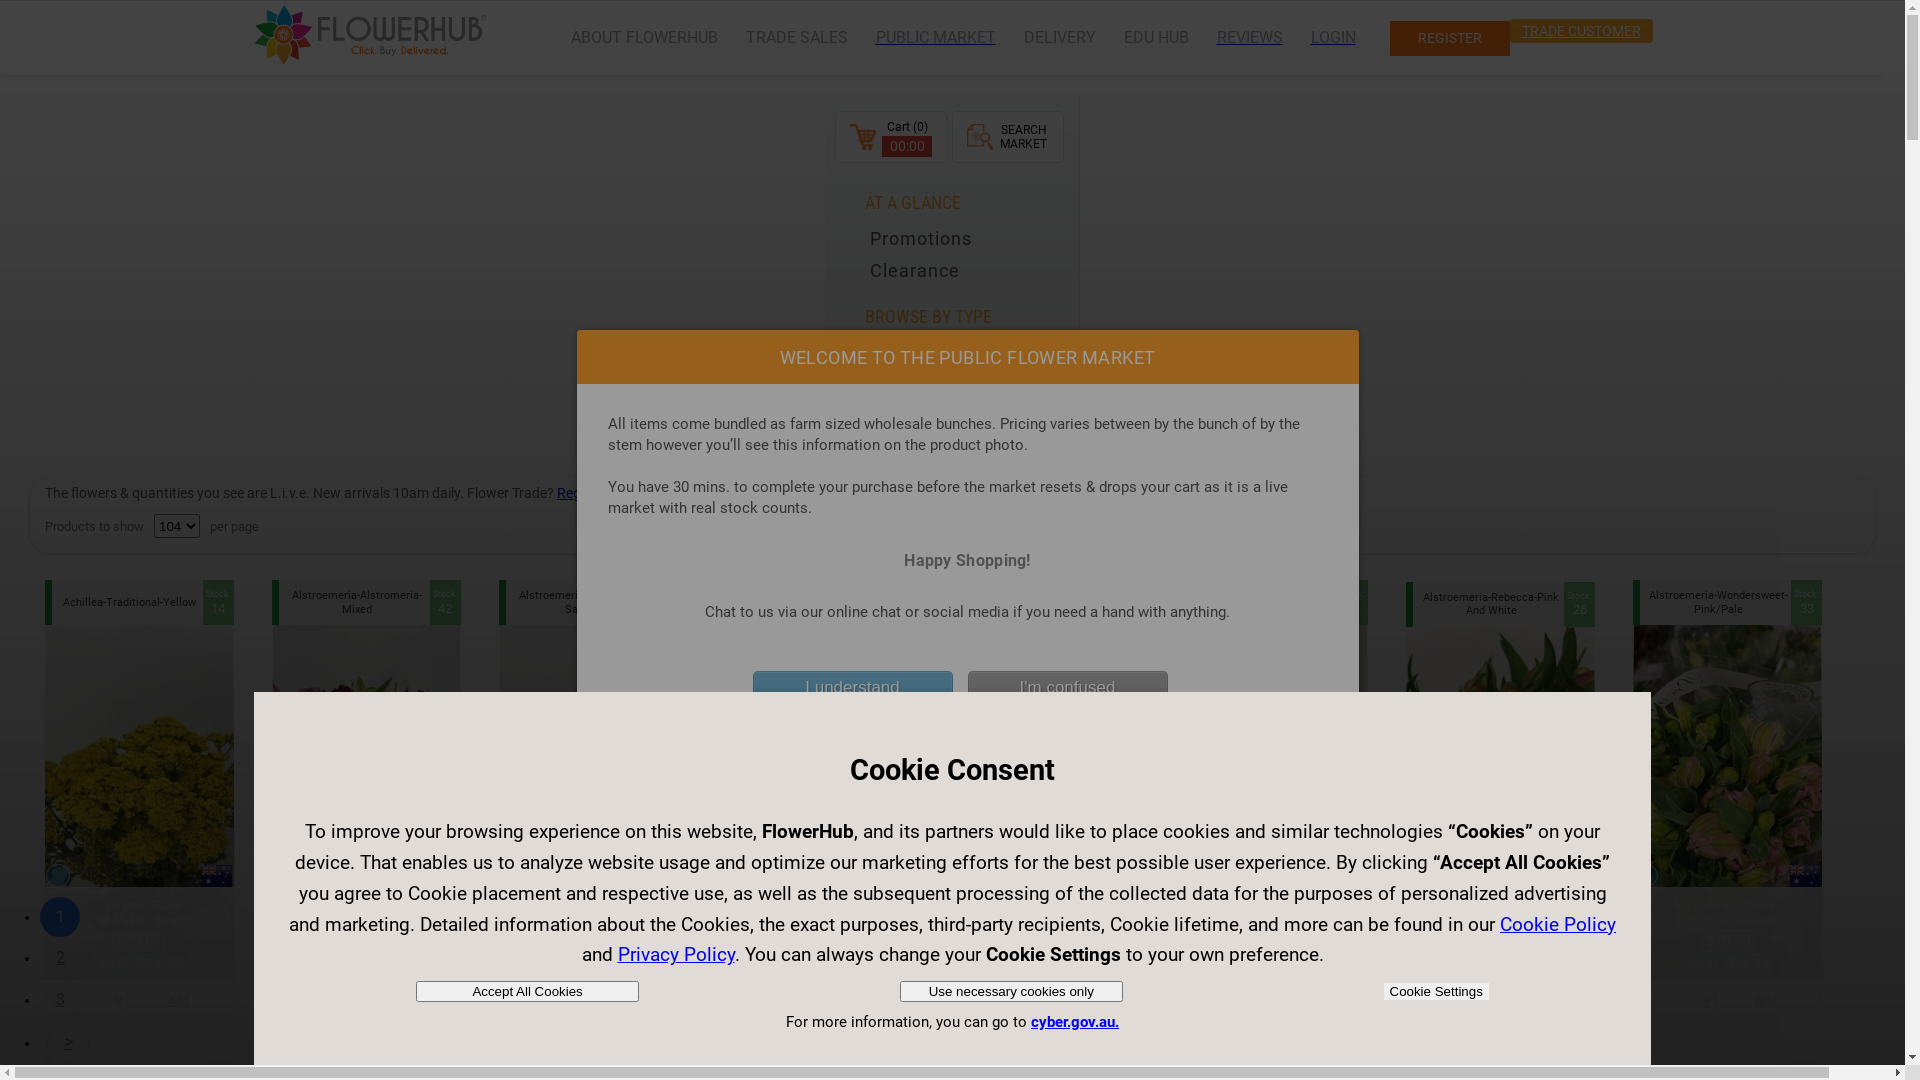 The height and width of the screenshot is (1080, 1920). Describe the element at coordinates (851, 686) in the screenshot. I see `'I understand'` at that location.